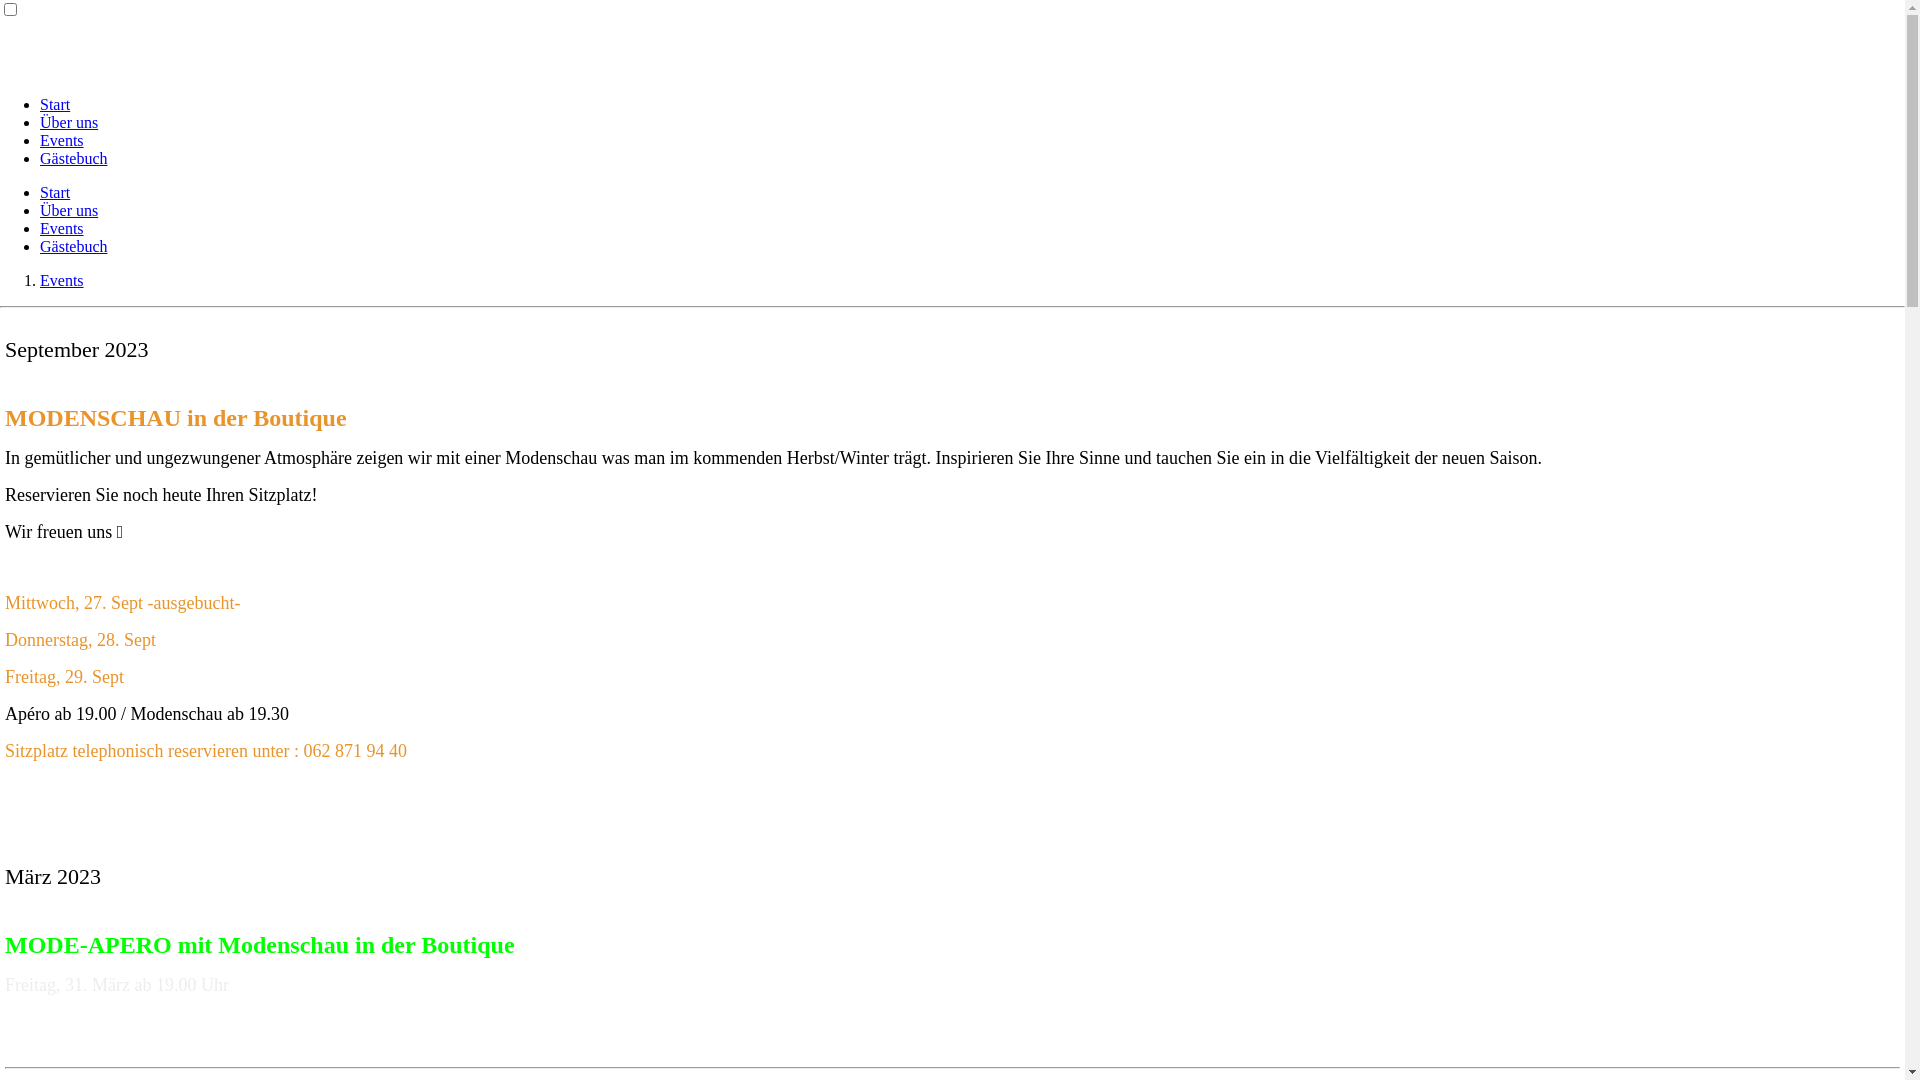 Image resolution: width=1920 pixels, height=1080 pixels. I want to click on 'Start', so click(54, 192).